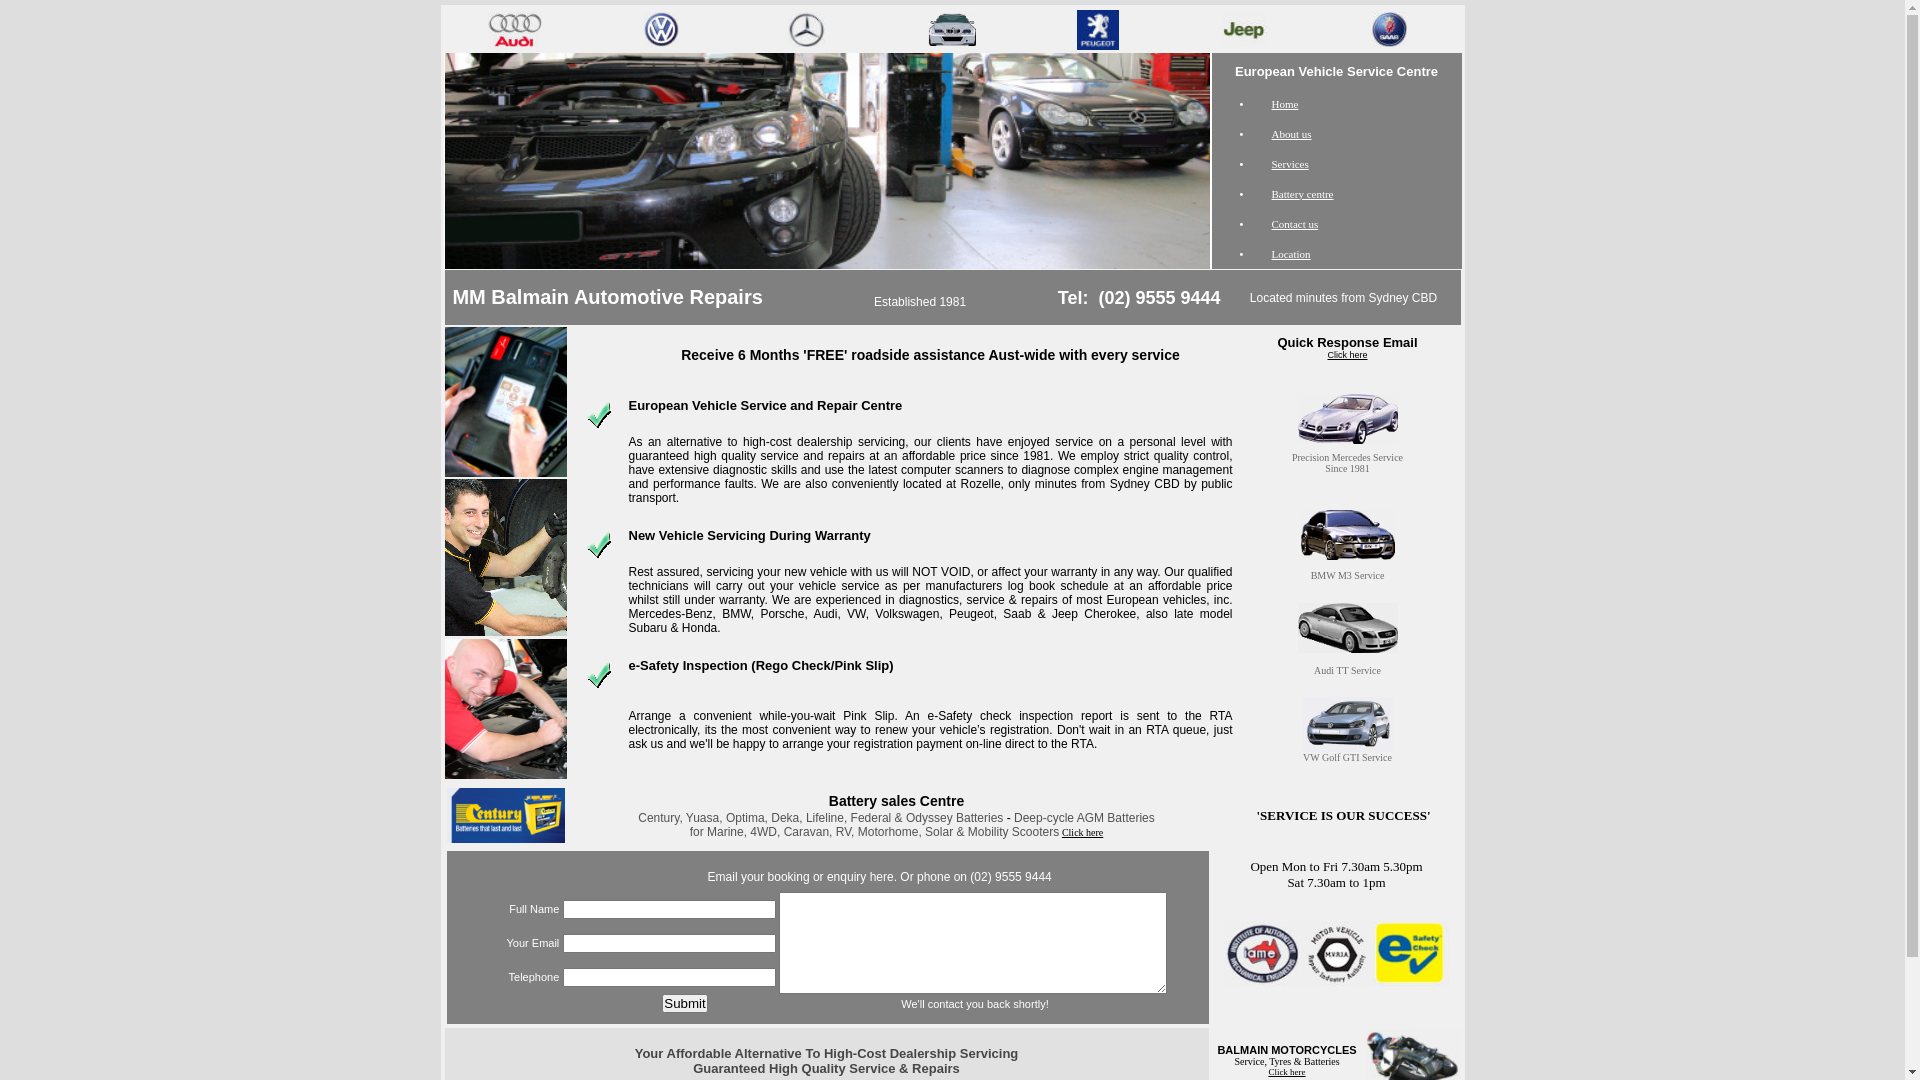 Image resolution: width=1920 pixels, height=1080 pixels. What do you see at coordinates (684, 1003) in the screenshot?
I see `'Submit'` at bounding box center [684, 1003].